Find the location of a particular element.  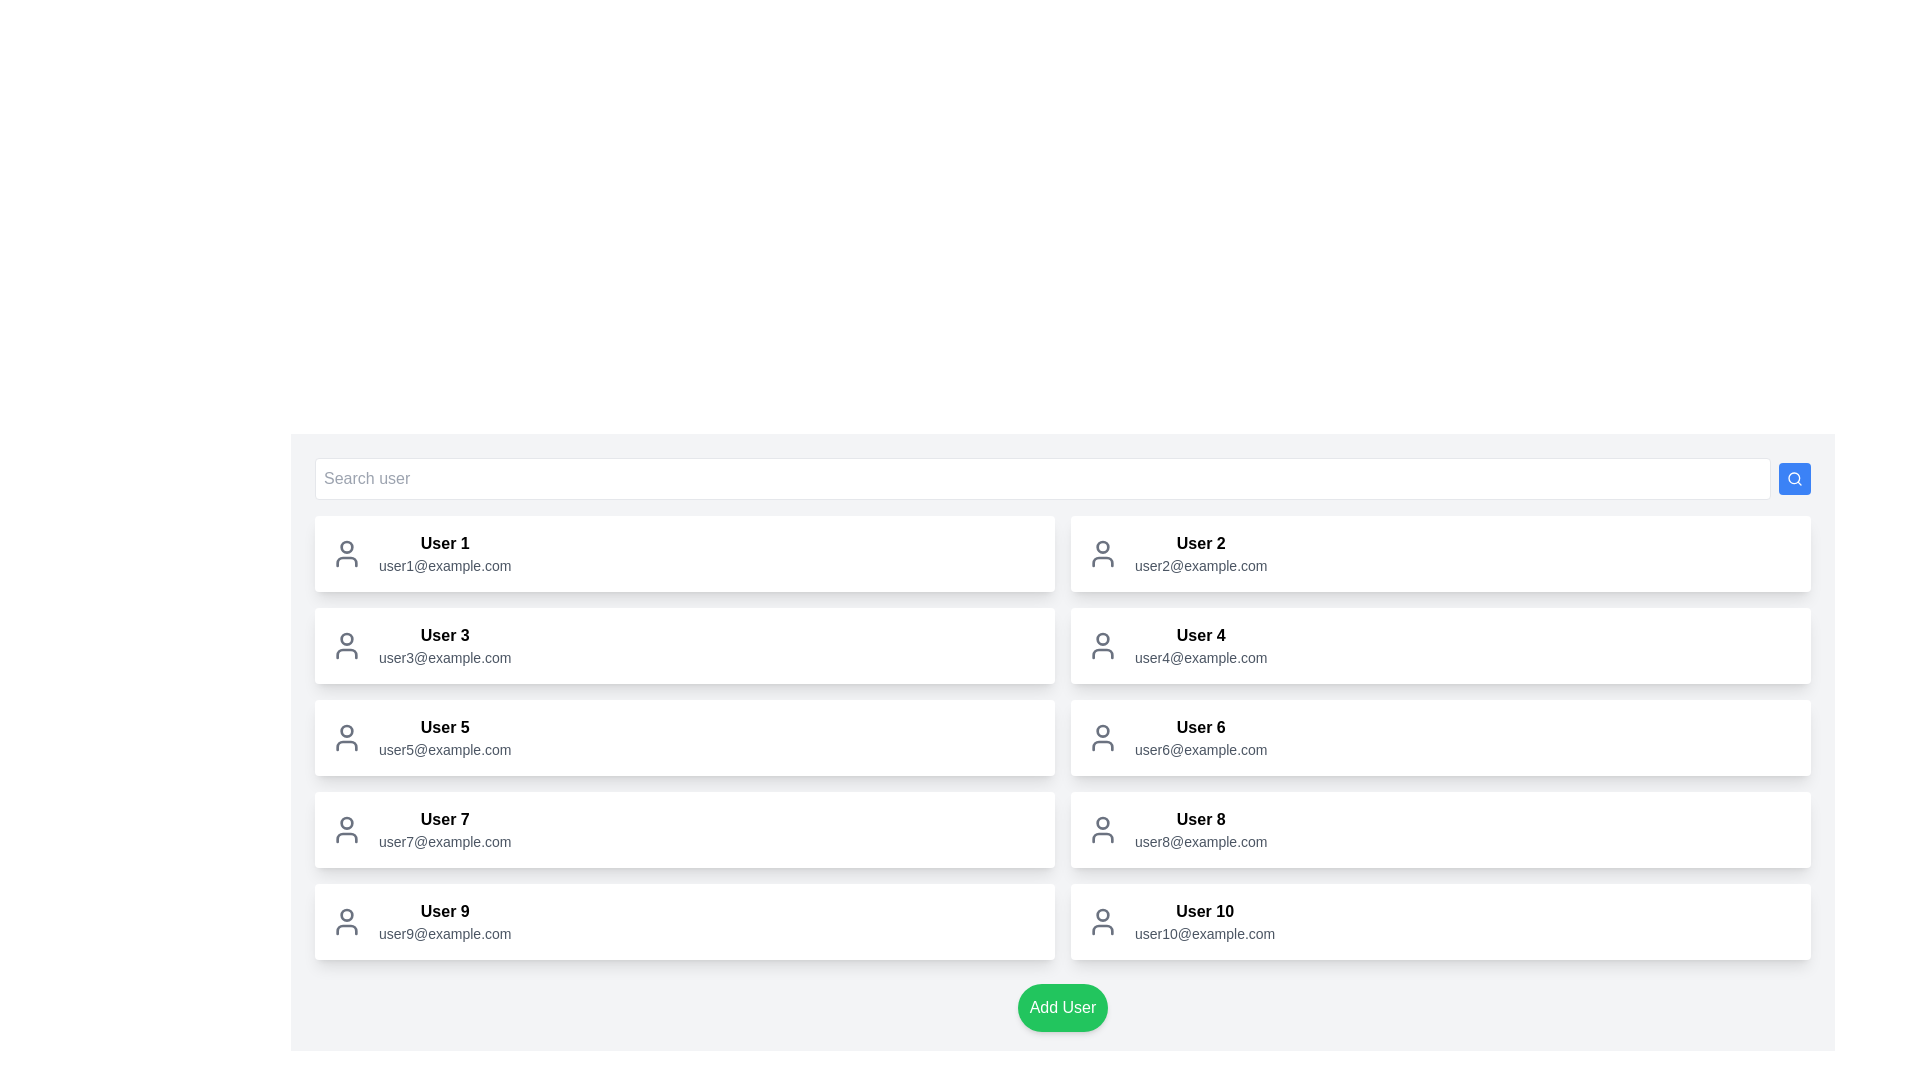

the User card element displaying 'User 8' and 'user8@example.com', located in the fourth row of the right column of user cards is located at coordinates (1440, 829).